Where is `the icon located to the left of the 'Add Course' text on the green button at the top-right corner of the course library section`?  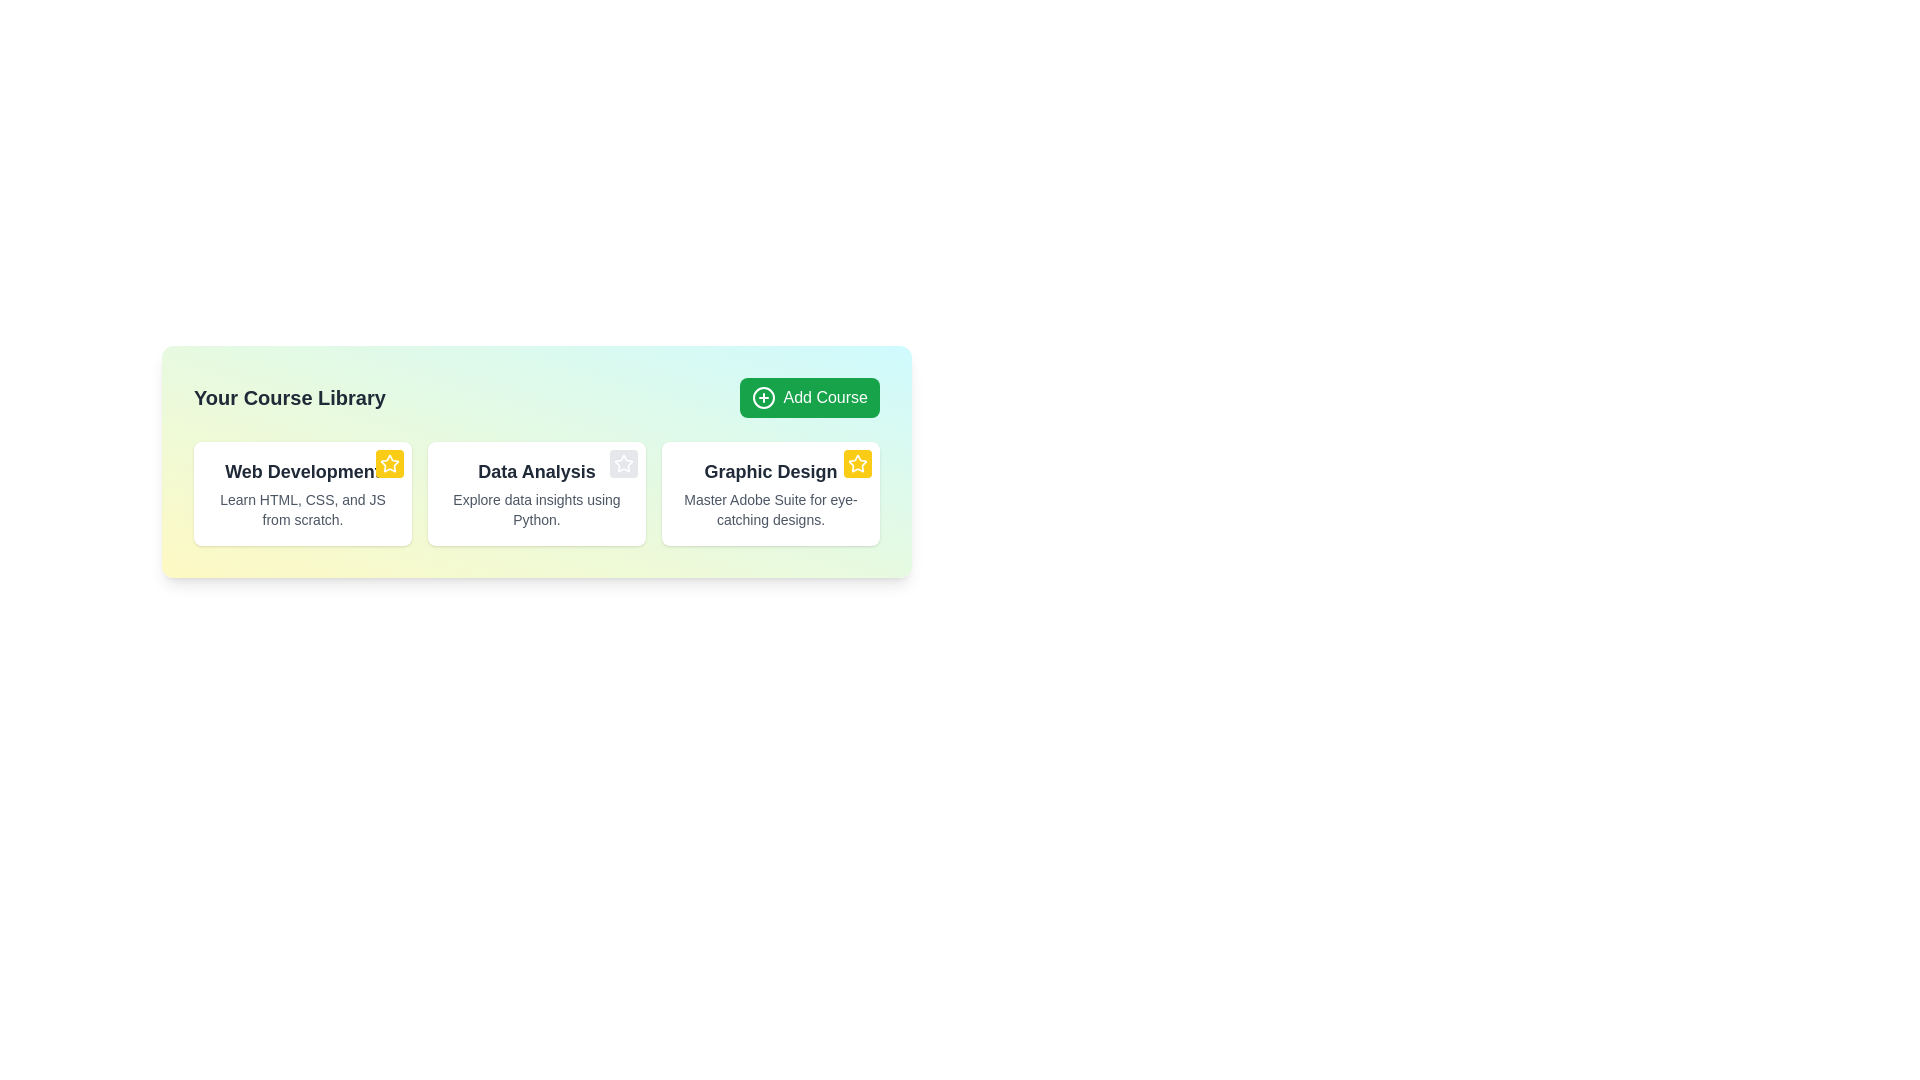 the icon located to the left of the 'Add Course' text on the green button at the top-right corner of the course library section is located at coordinates (762, 397).